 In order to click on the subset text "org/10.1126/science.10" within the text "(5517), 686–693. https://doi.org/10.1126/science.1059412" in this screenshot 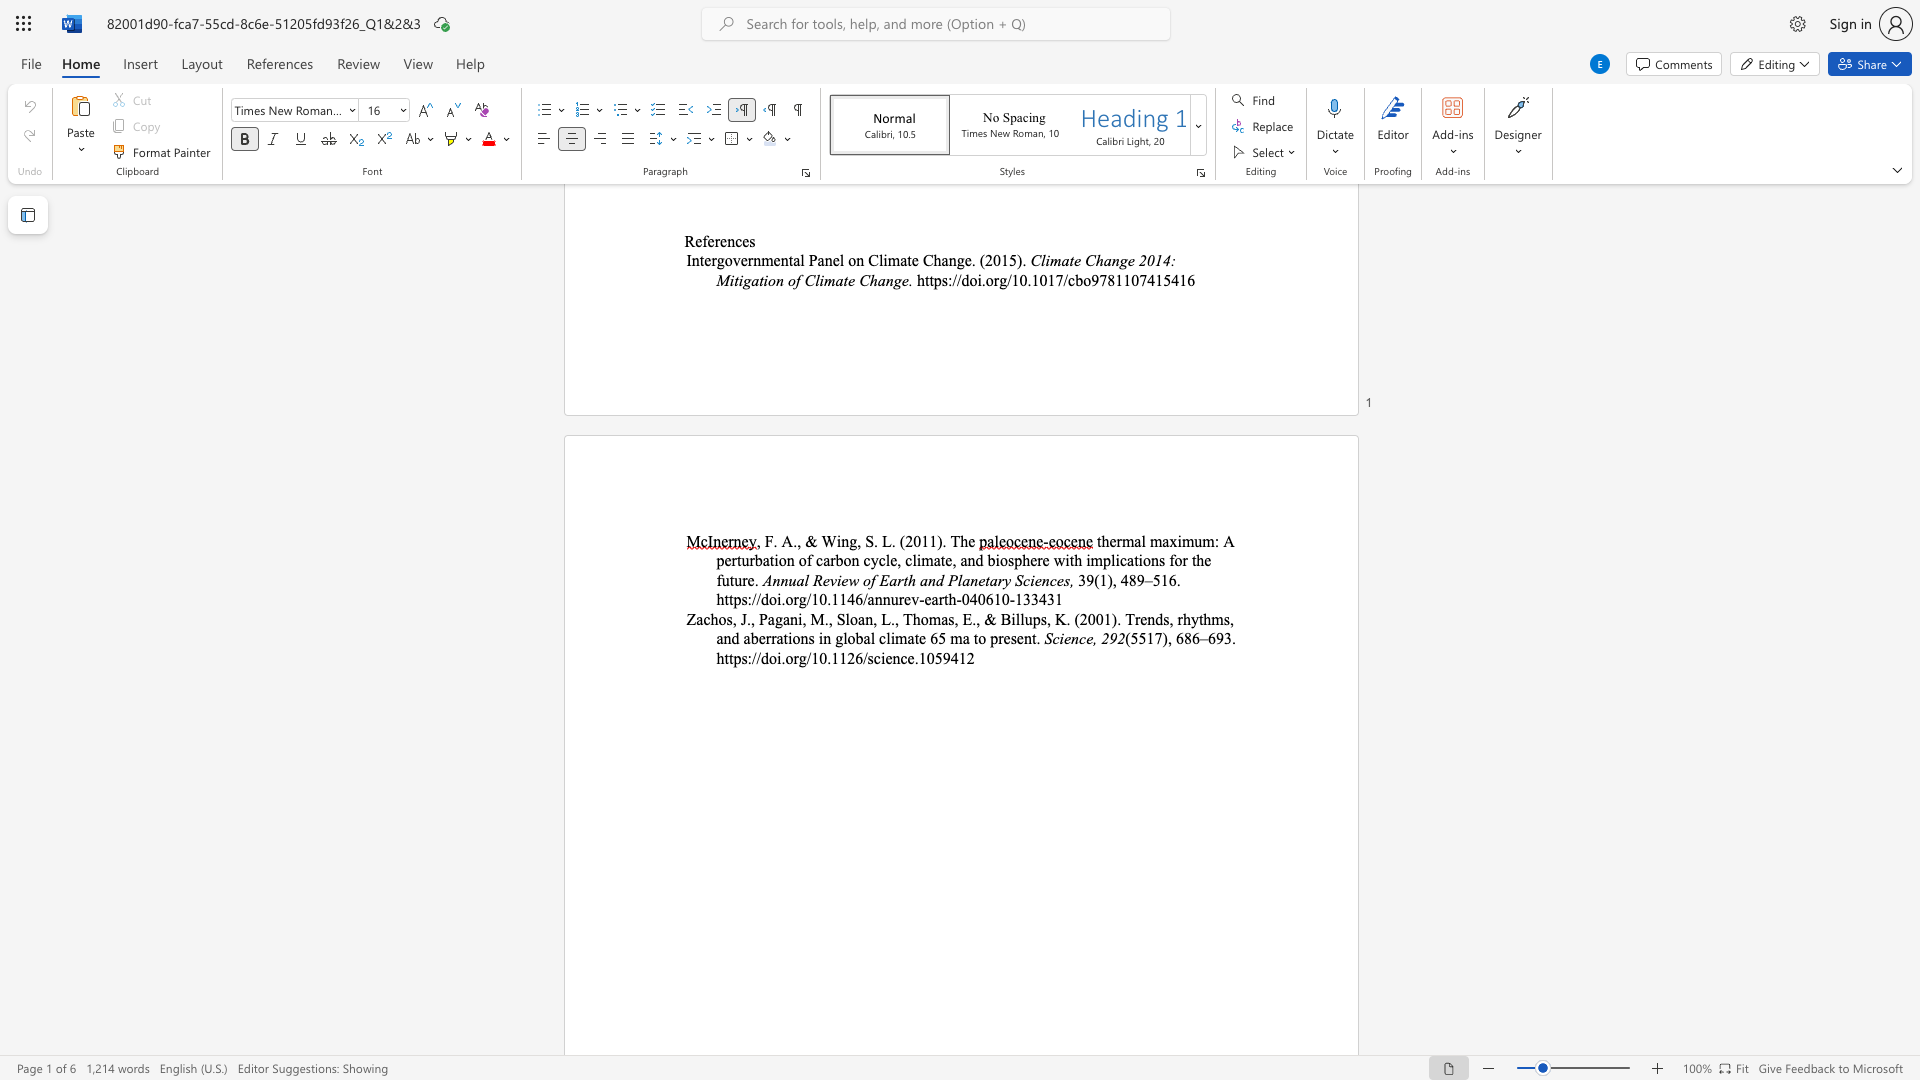, I will do `click(784, 658)`.